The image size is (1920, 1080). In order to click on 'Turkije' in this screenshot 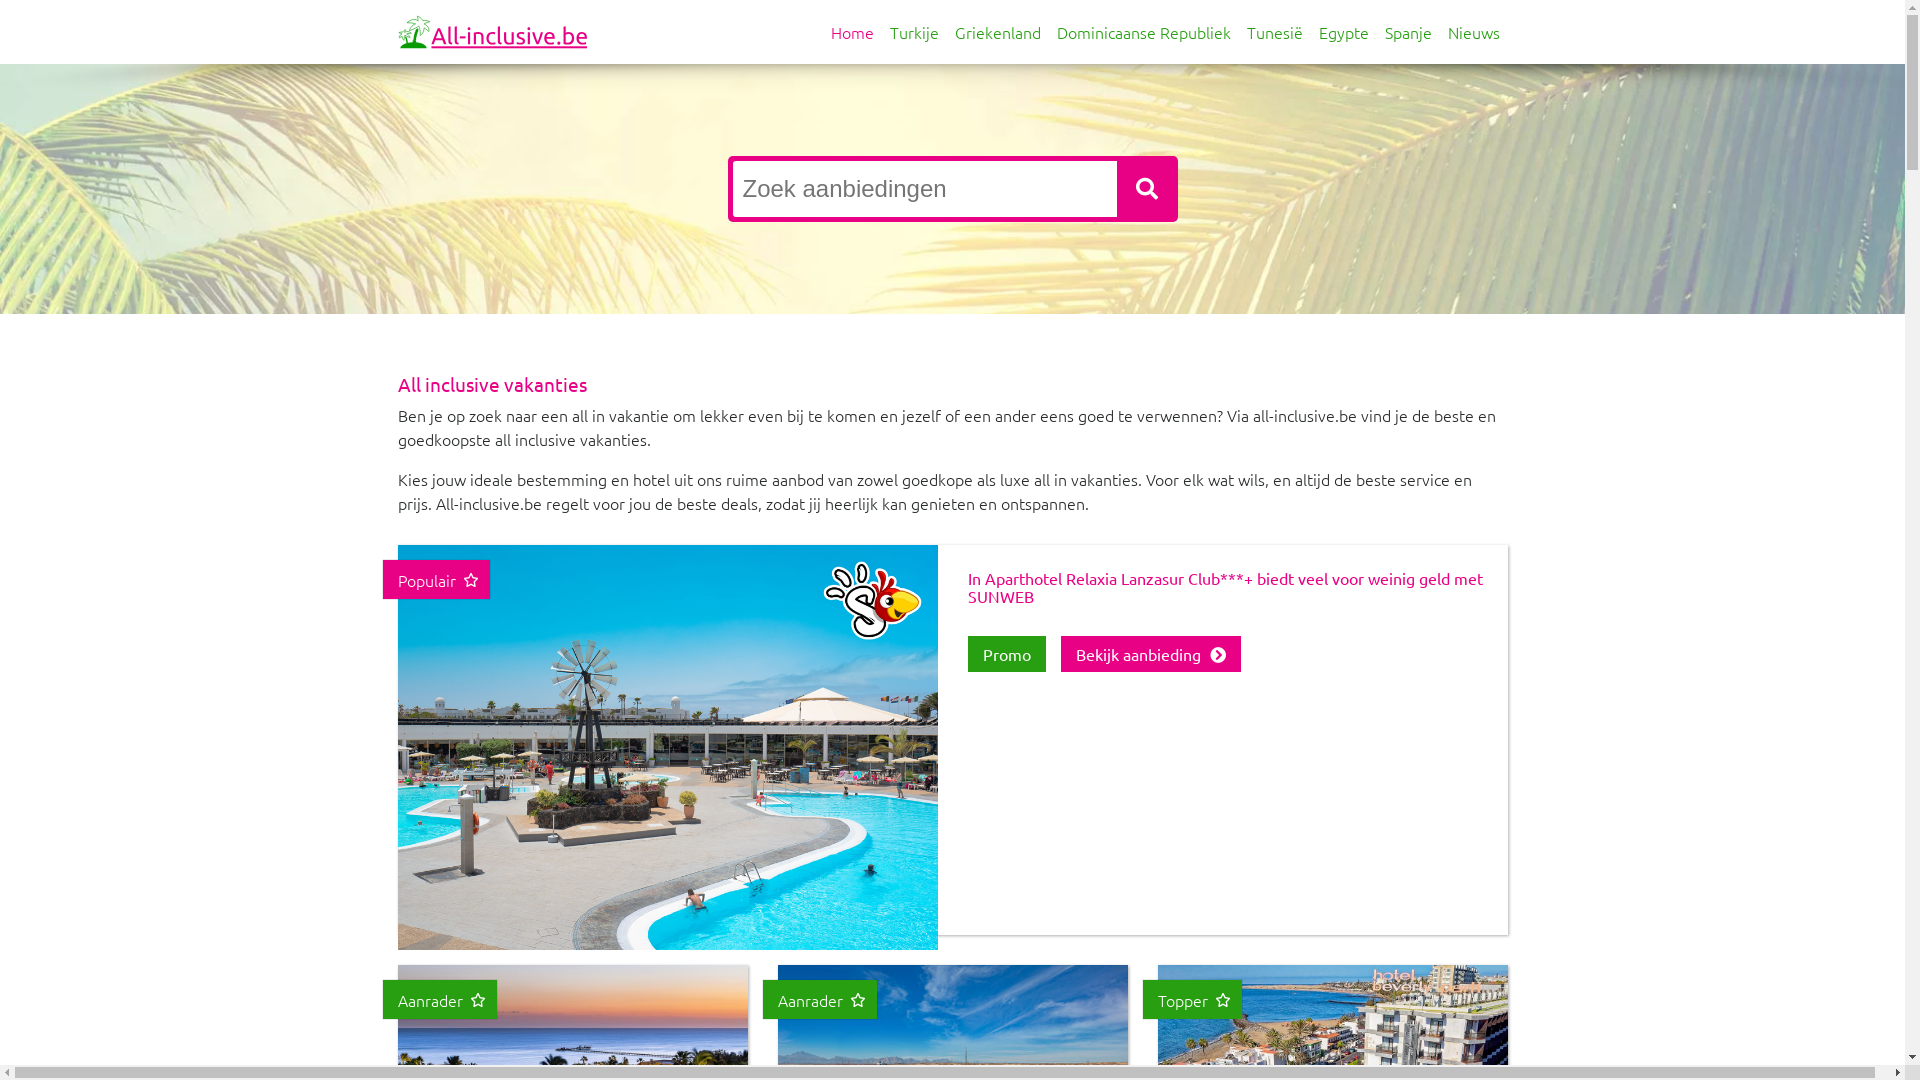, I will do `click(913, 31)`.